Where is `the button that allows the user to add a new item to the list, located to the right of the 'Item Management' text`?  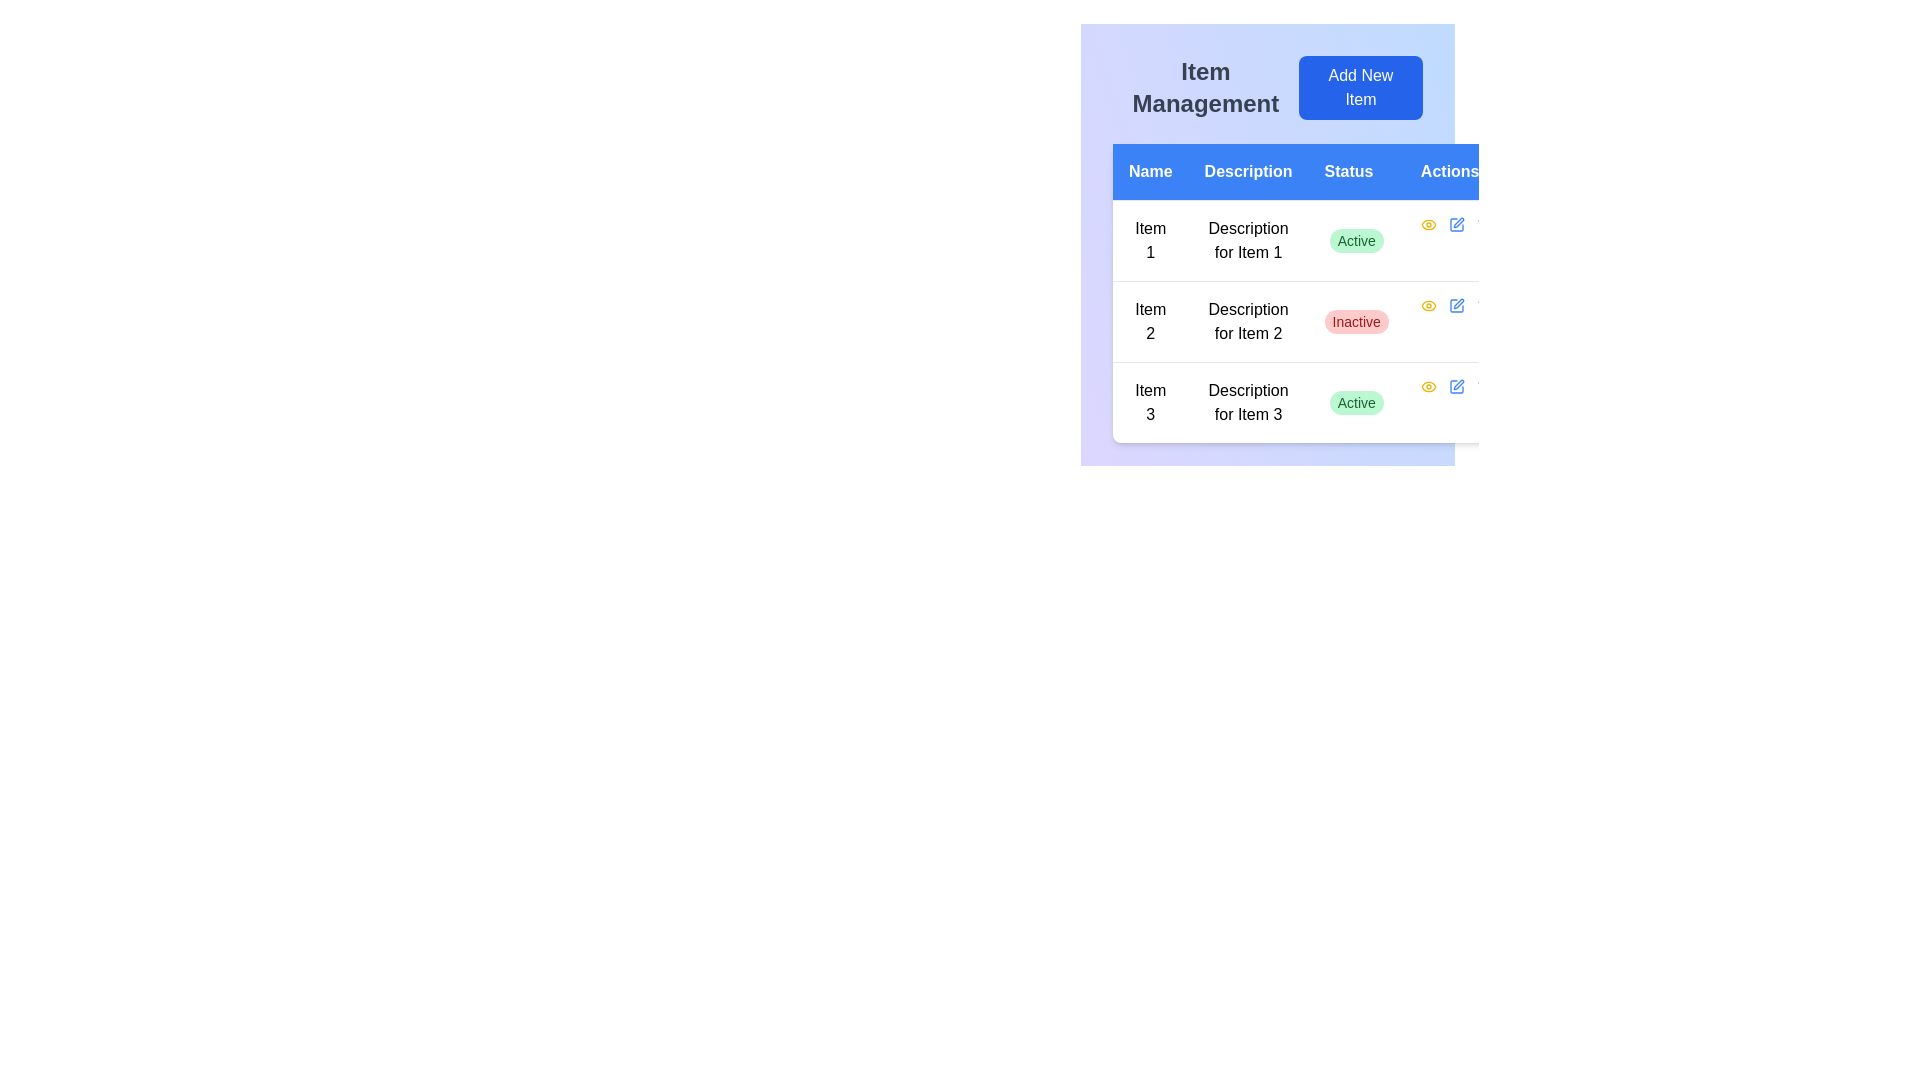
the button that allows the user to add a new item to the list, located to the right of the 'Item Management' text is located at coordinates (1360, 87).